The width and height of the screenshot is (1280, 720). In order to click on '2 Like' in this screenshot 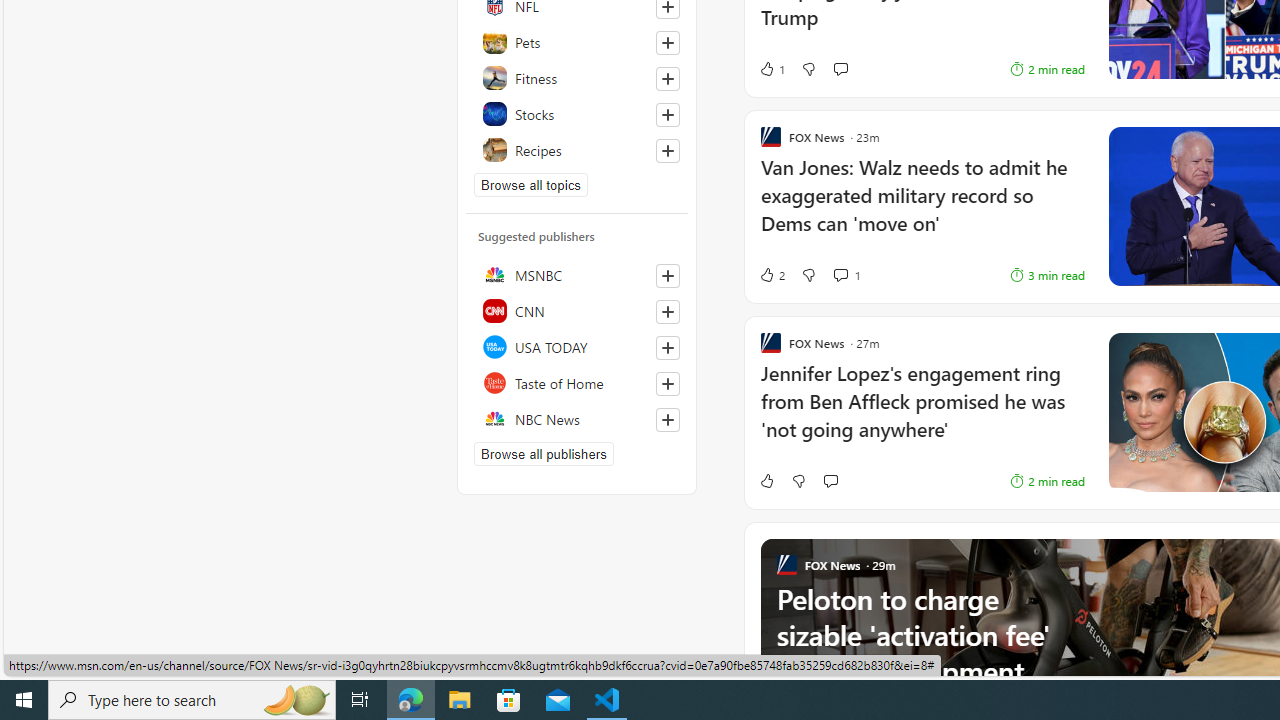, I will do `click(770, 275)`.